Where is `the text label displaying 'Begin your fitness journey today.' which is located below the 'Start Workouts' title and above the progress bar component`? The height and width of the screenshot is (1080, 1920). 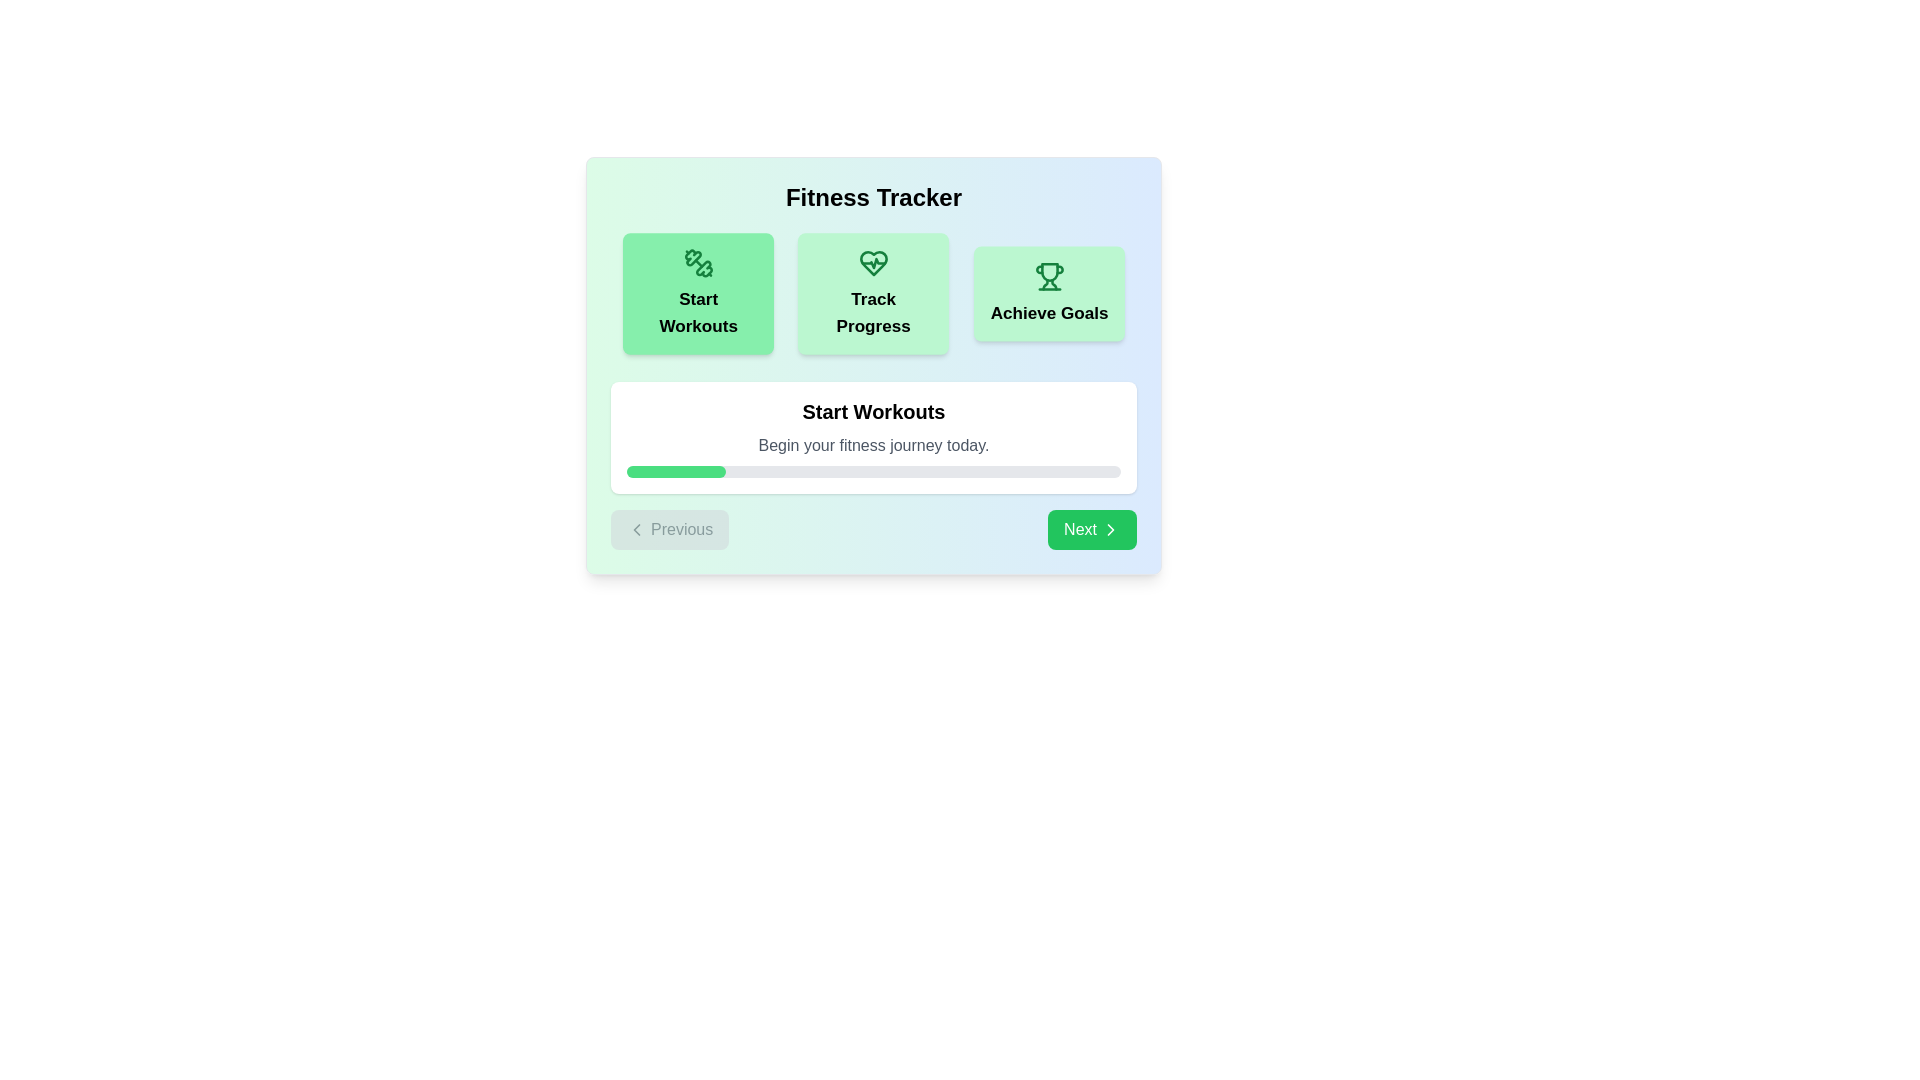
the text label displaying 'Begin your fitness journey today.' which is located below the 'Start Workouts' title and above the progress bar component is located at coordinates (873, 445).